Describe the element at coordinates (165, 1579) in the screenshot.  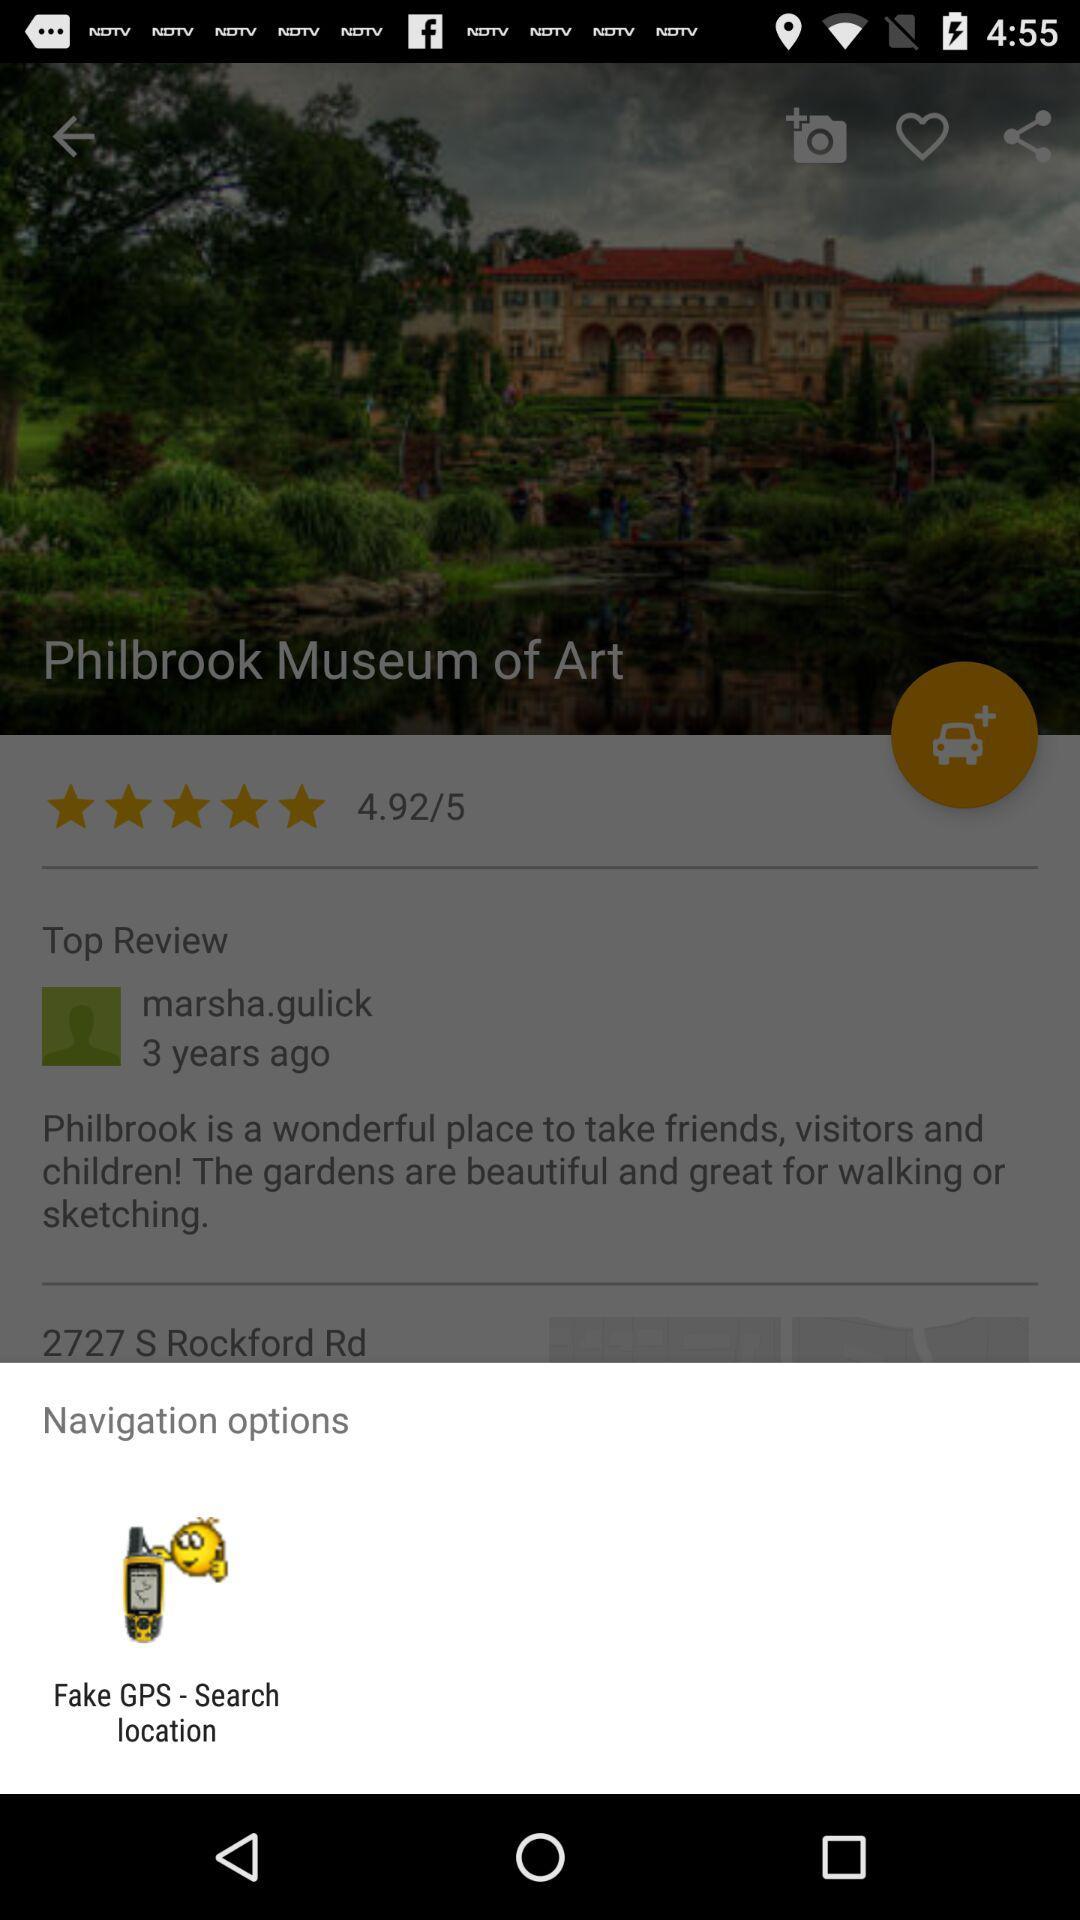
I see `the app above the fake gps search icon` at that location.